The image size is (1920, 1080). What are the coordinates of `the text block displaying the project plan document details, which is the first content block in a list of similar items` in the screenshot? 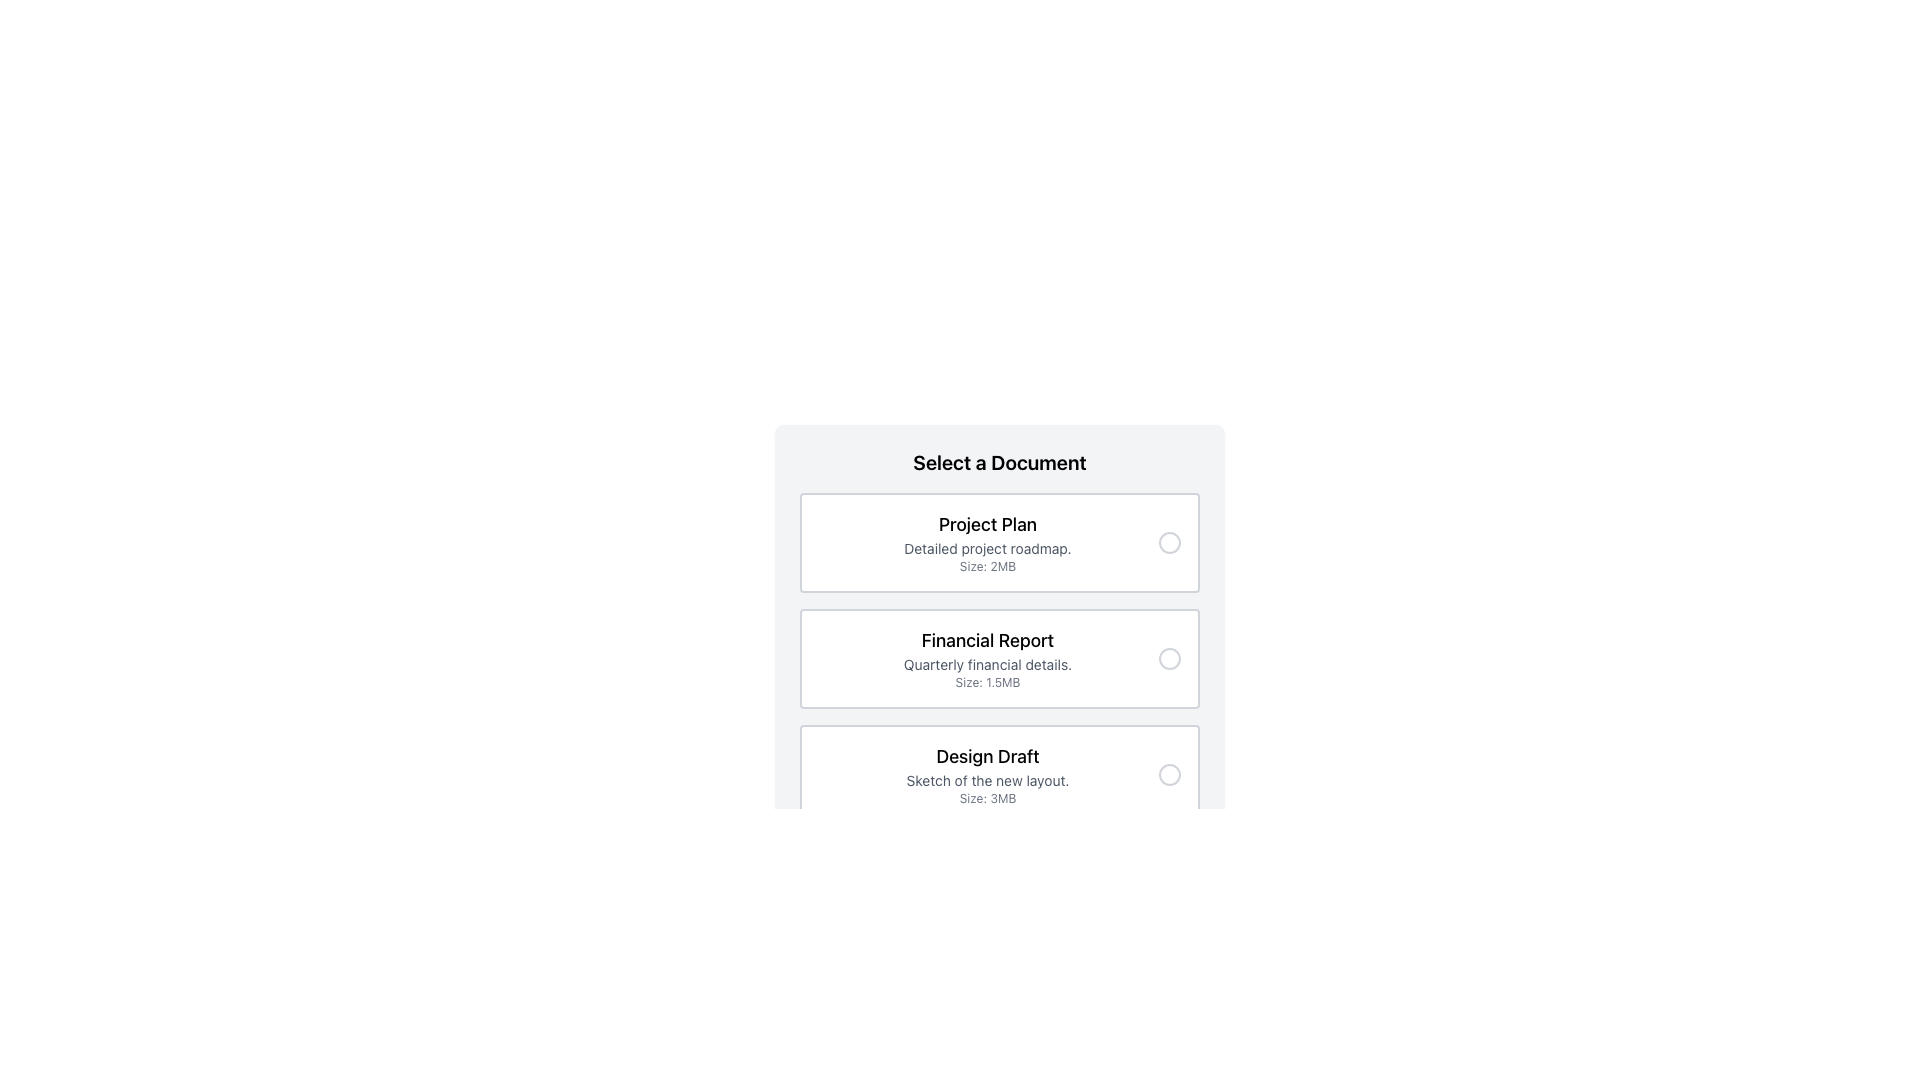 It's located at (988, 543).